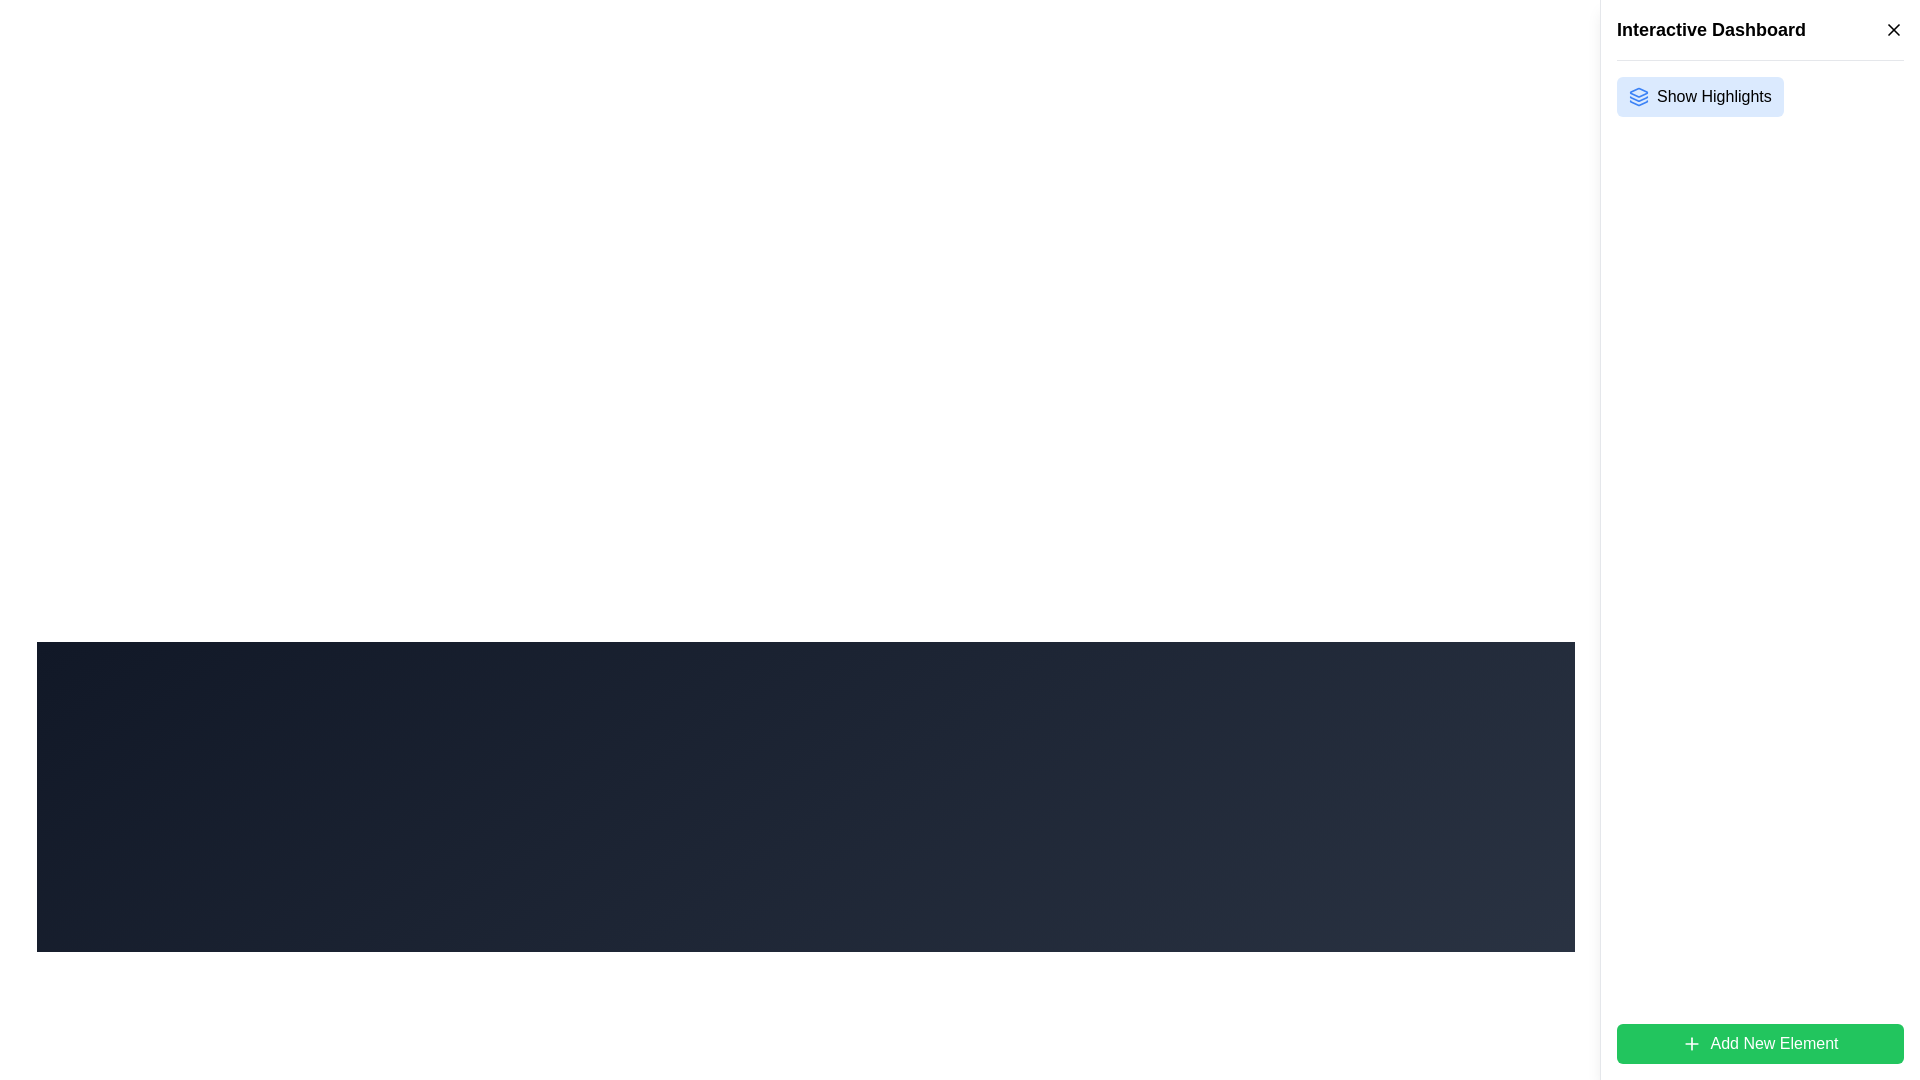  What do you see at coordinates (1638, 96) in the screenshot?
I see `the small blue icon resembling layered shapes that is part of the 'Show Highlights' button, positioned to the left of the text` at bounding box center [1638, 96].